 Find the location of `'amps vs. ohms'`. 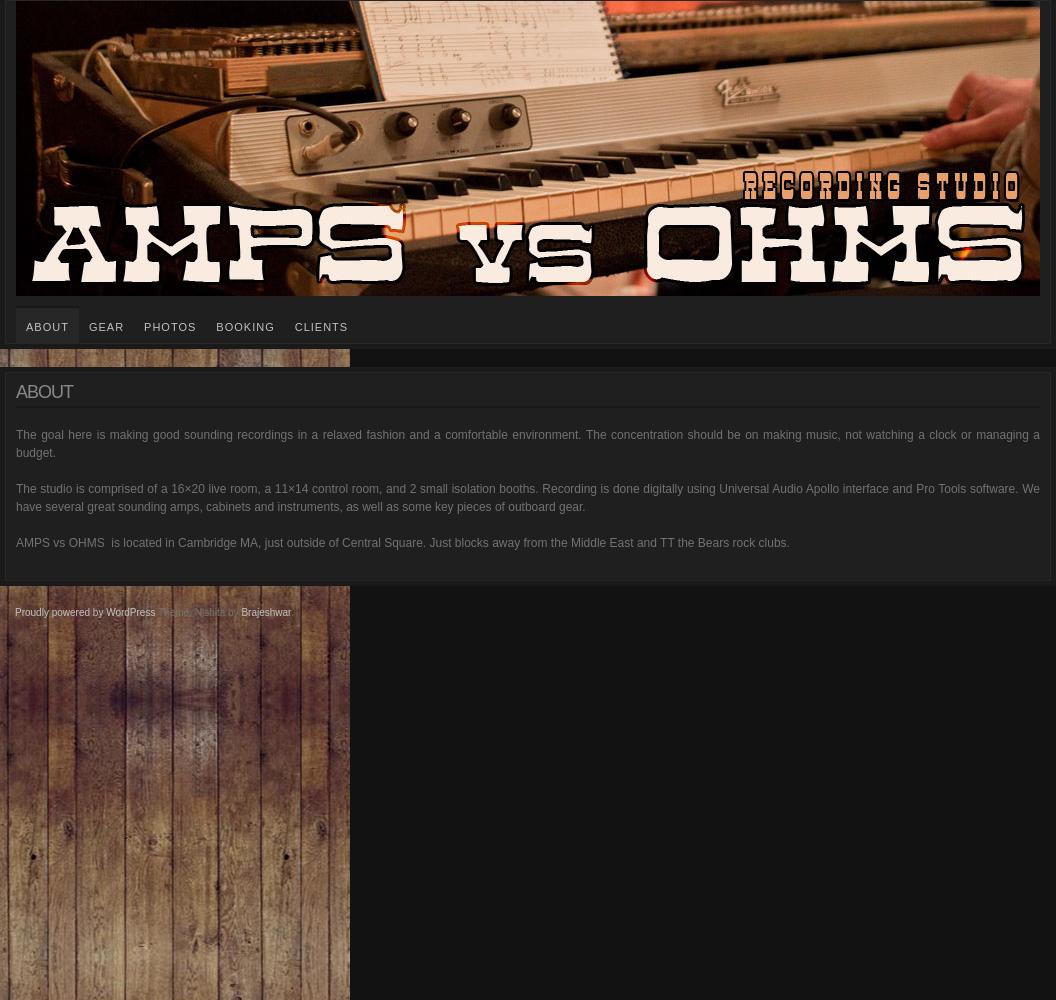

'amps vs. ohms' is located at coordinates (96, 49).